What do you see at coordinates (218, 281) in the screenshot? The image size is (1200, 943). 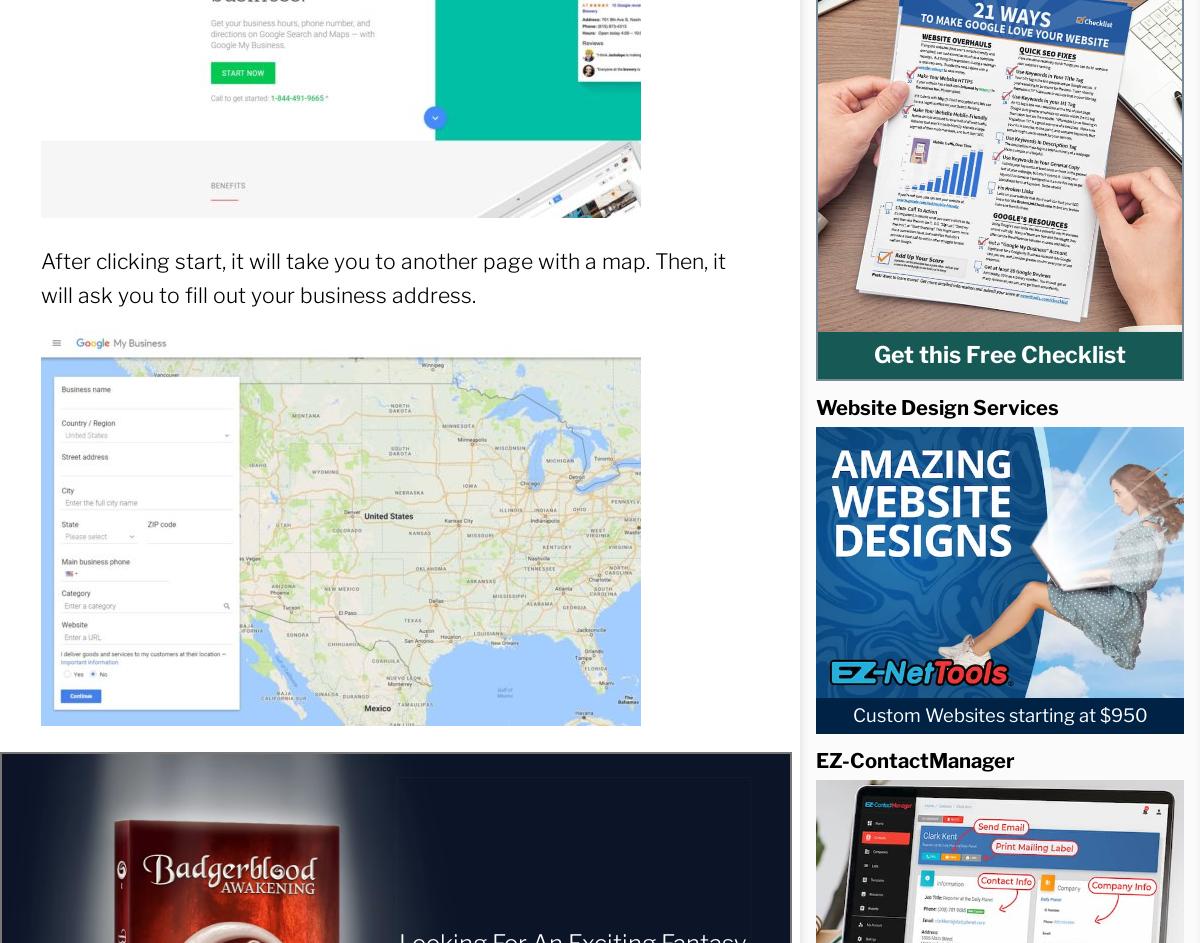 I see `'Video Tutorials'` at bounding box center [218, 281].